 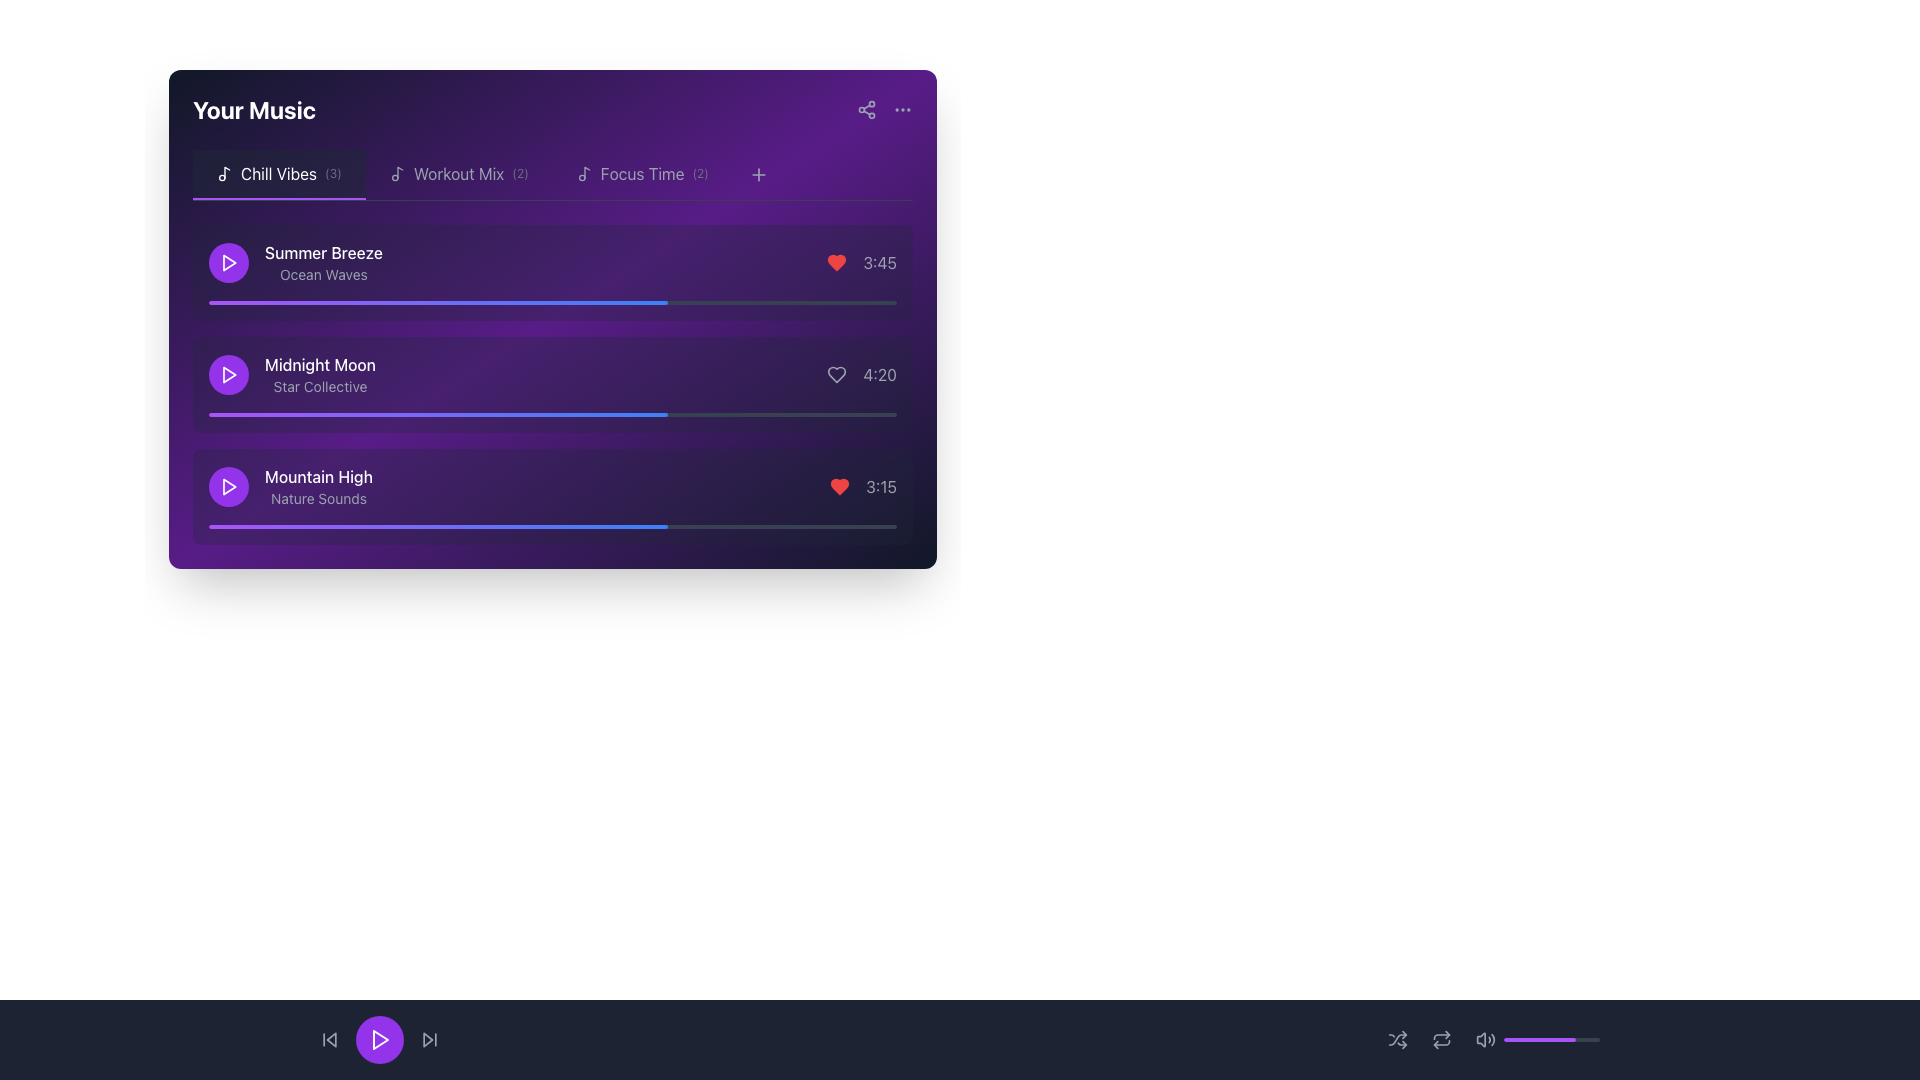 What do you see at coordinates (289, 486) in the screenshot?
I see `the third list item in the 'Chill Vibes' section that displays the song 'Mountain High' with details 'Nature Sounds'` at bounding box center [289, 486].